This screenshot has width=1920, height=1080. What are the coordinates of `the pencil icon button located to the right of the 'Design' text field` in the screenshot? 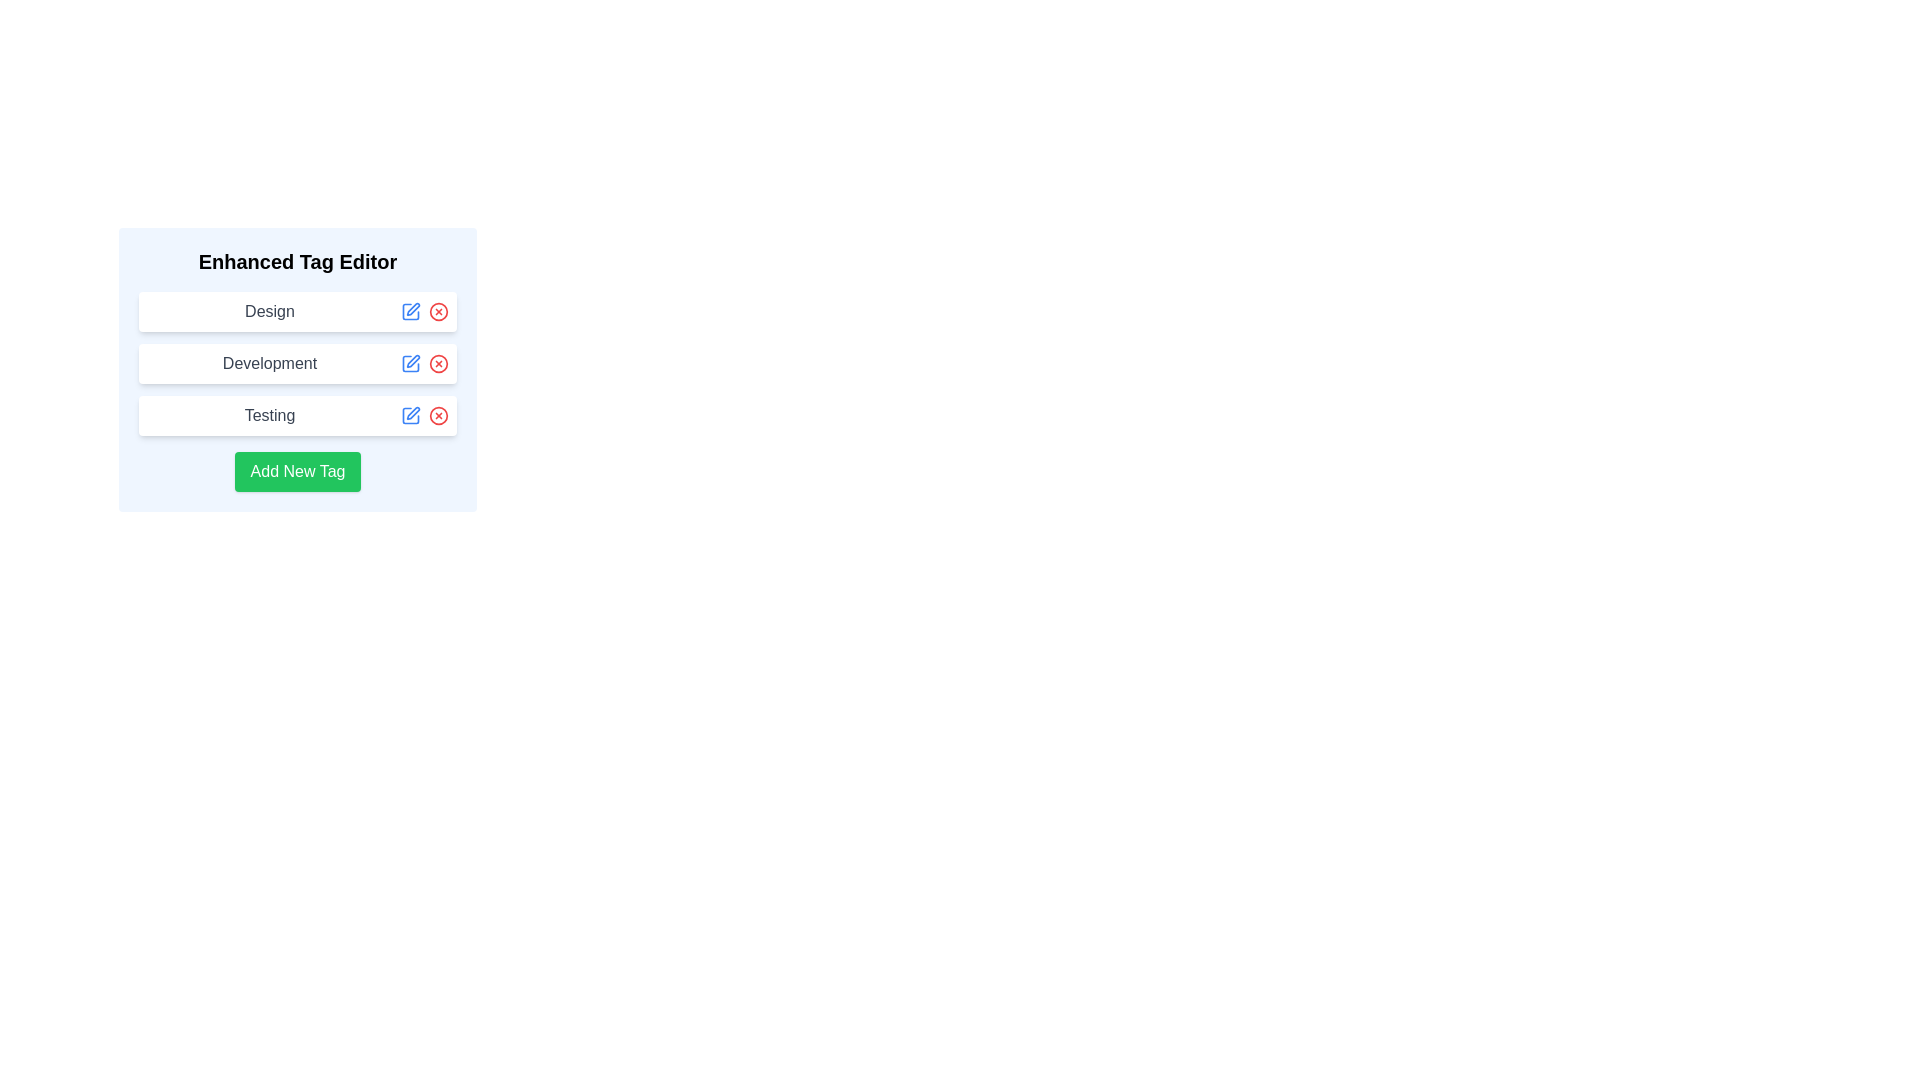 It's located at (410, 312).